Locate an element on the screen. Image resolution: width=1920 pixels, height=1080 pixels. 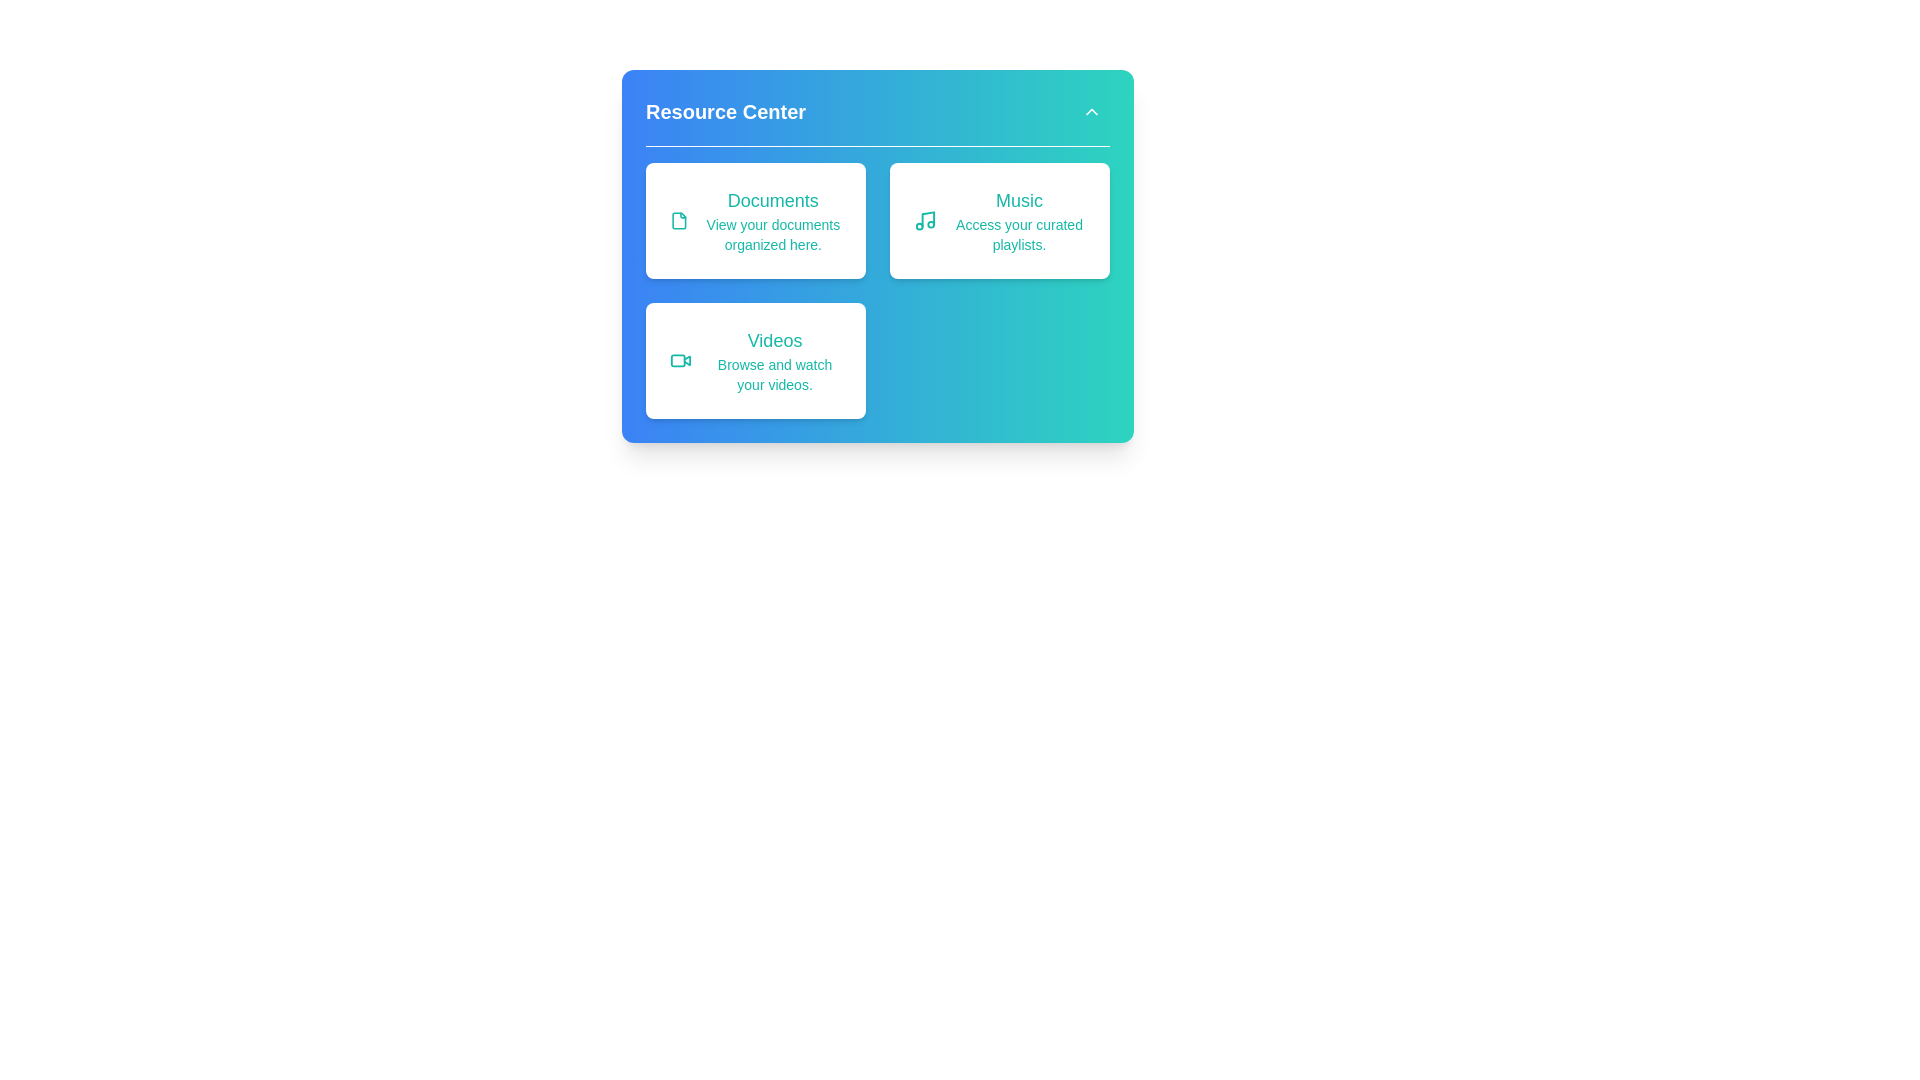
the menu item Videos to observe its hover effect is located at coordinates (754, 361).